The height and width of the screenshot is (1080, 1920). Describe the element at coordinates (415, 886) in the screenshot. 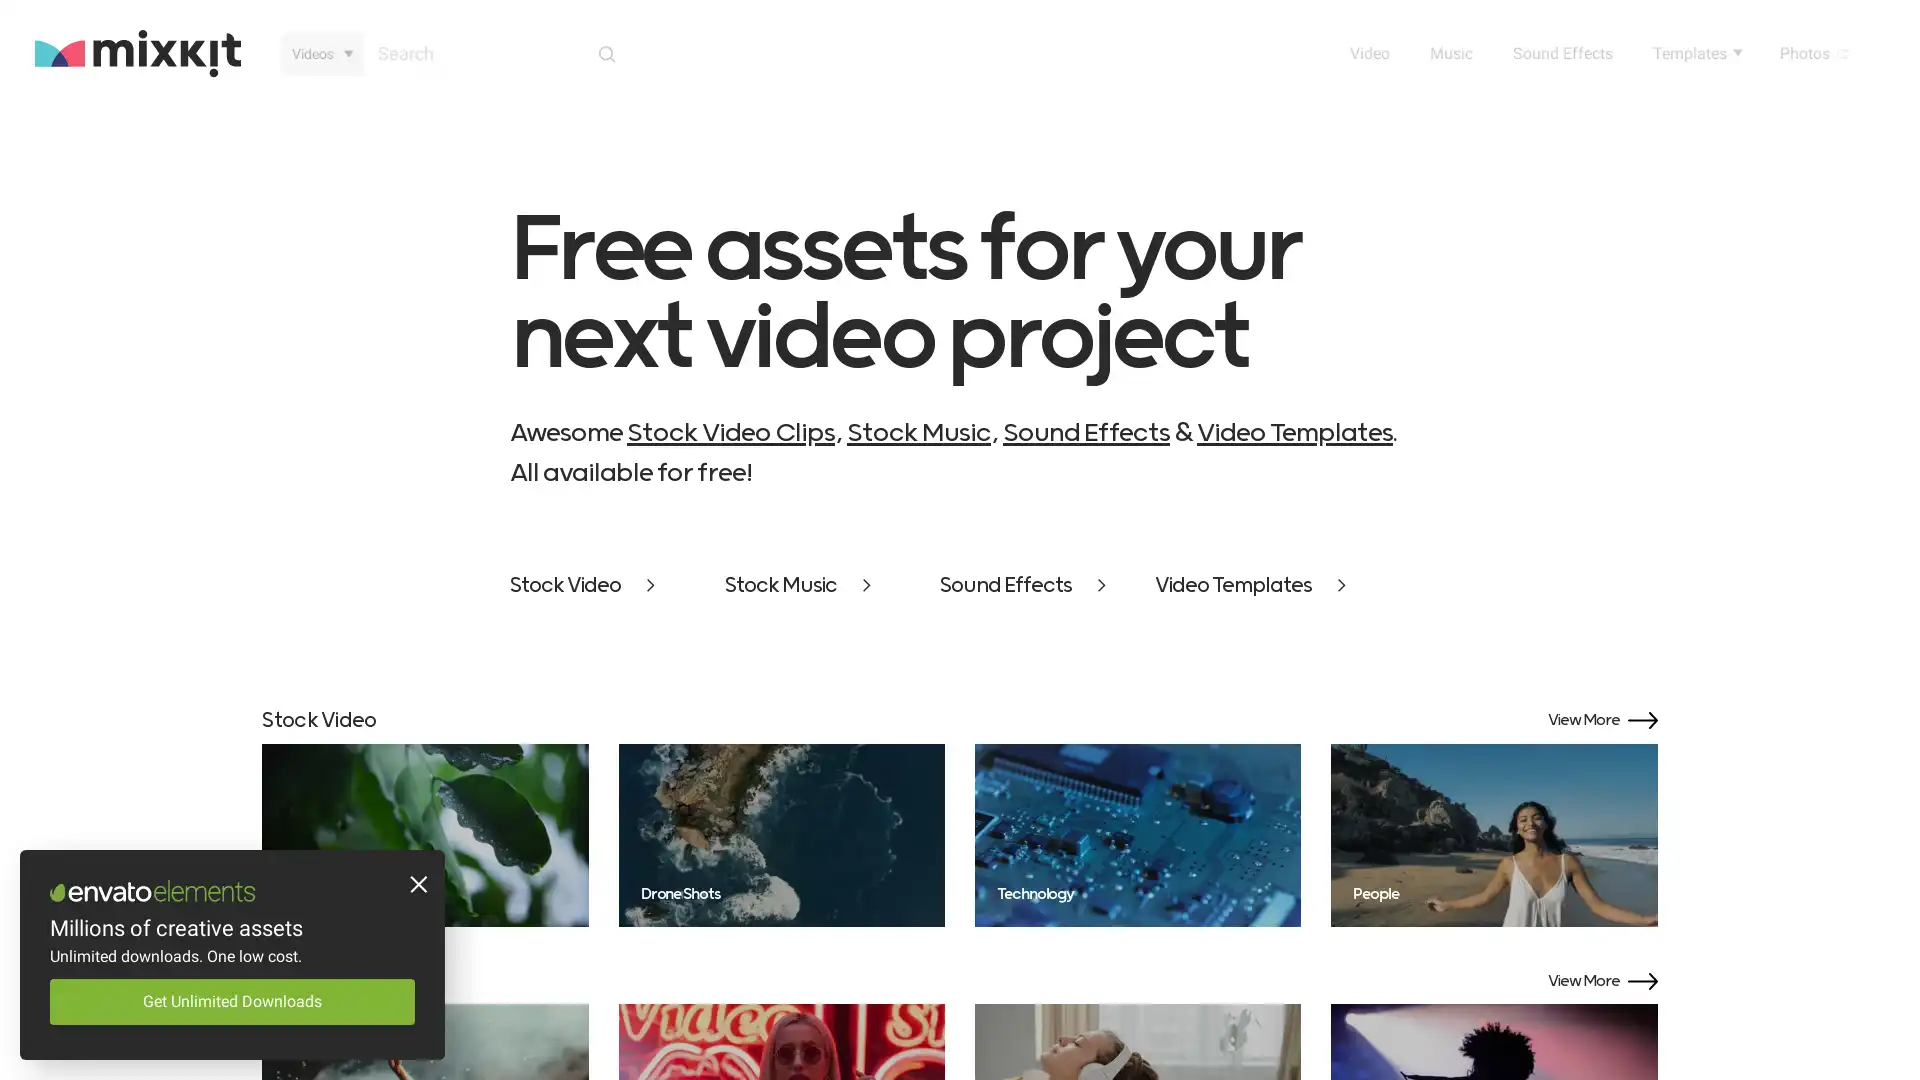

I see `Close` at that location.